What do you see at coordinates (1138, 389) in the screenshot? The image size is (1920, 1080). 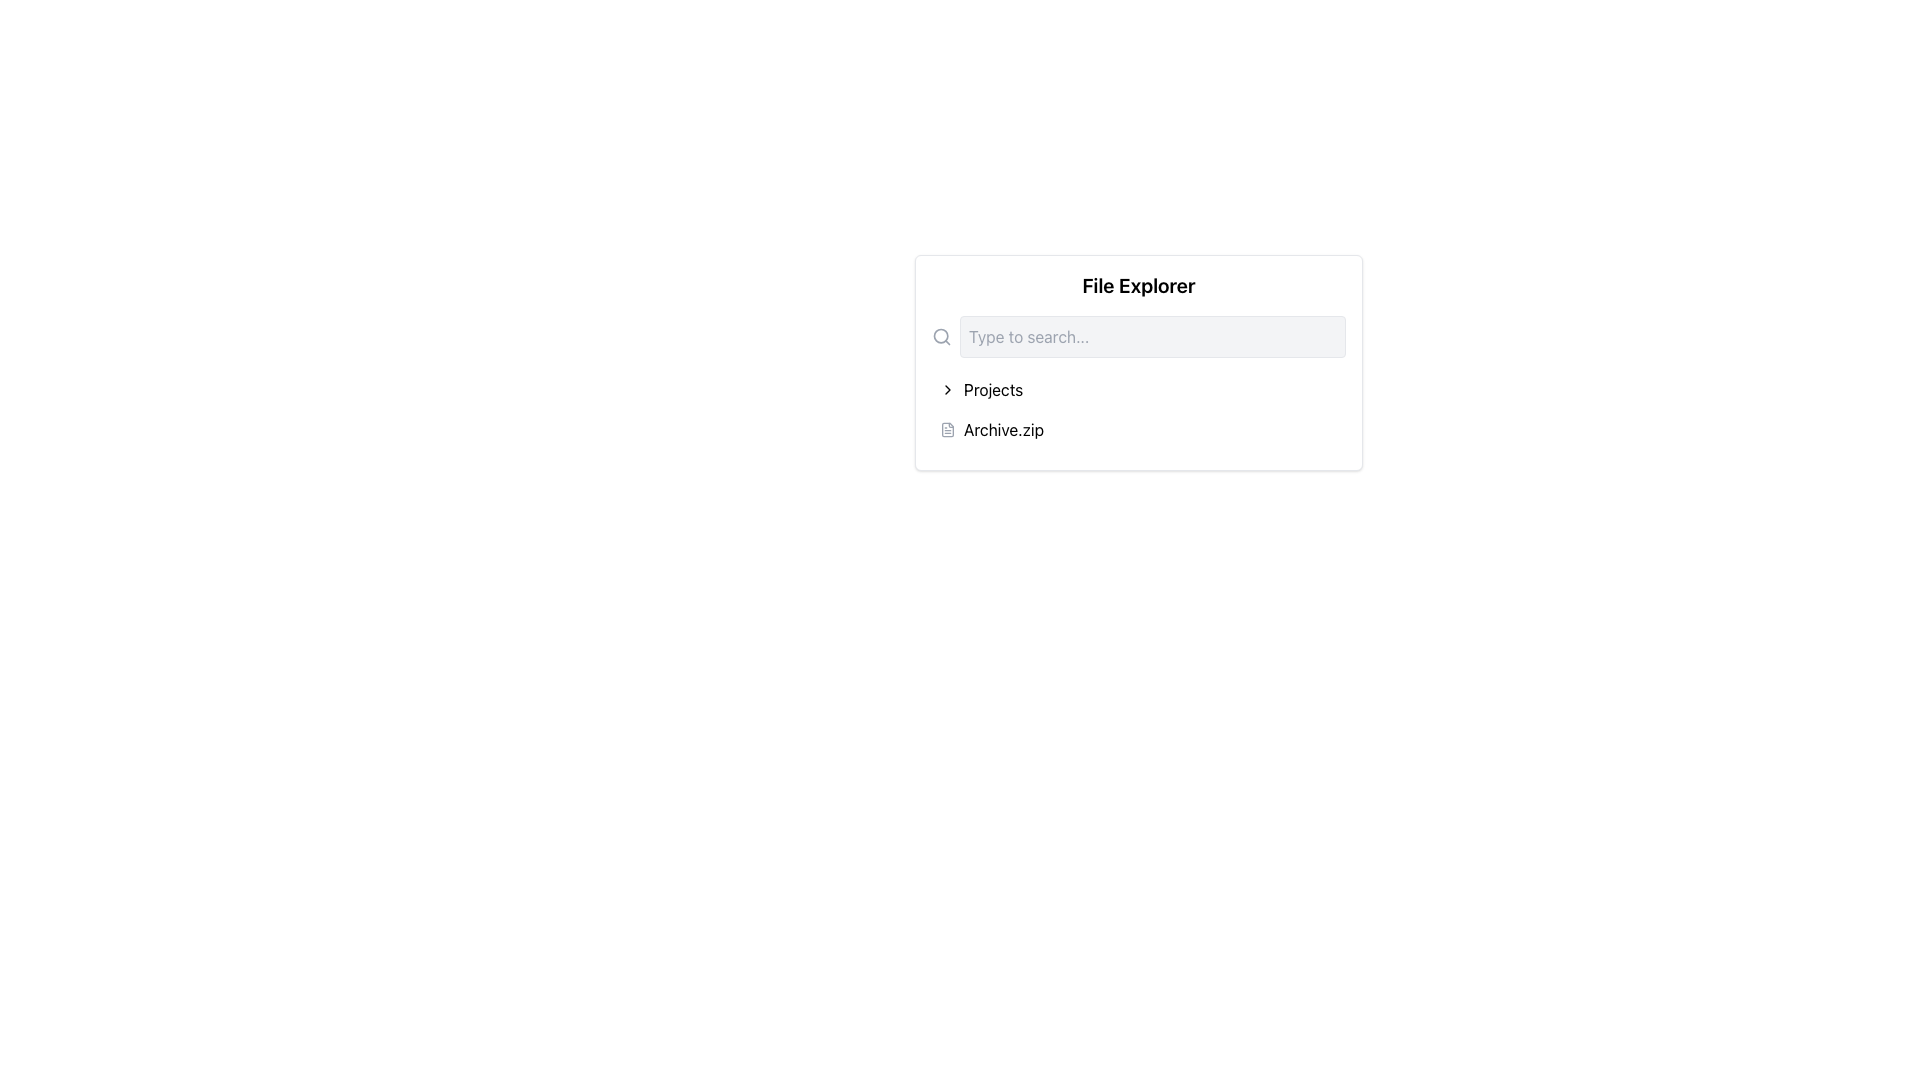 I see `the first list item in the file explorer interface, which navigates to 'Projects' and is positioned below the search bar and above 'Archive.zip'` at bounding box center [1138, 389].